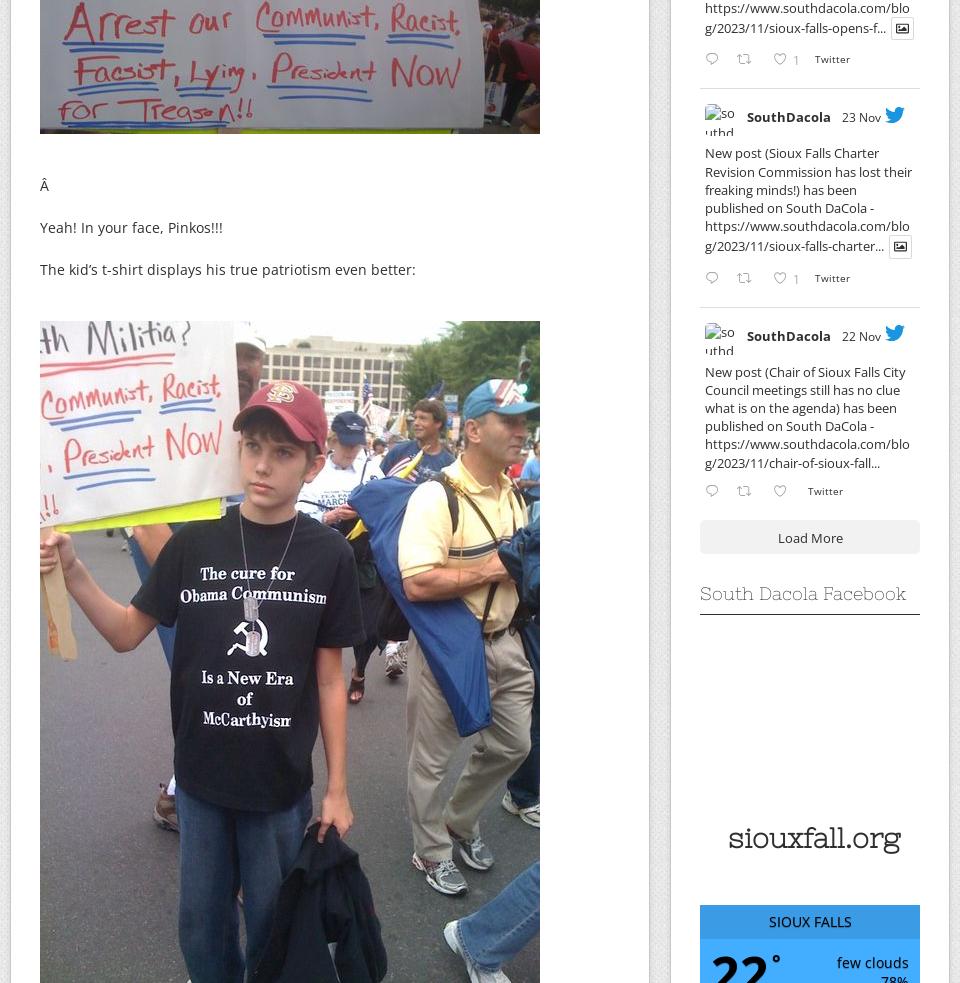 This screenshot has height=983, width=960. I want to click on 'Sioux Falls', so click(767, 920).